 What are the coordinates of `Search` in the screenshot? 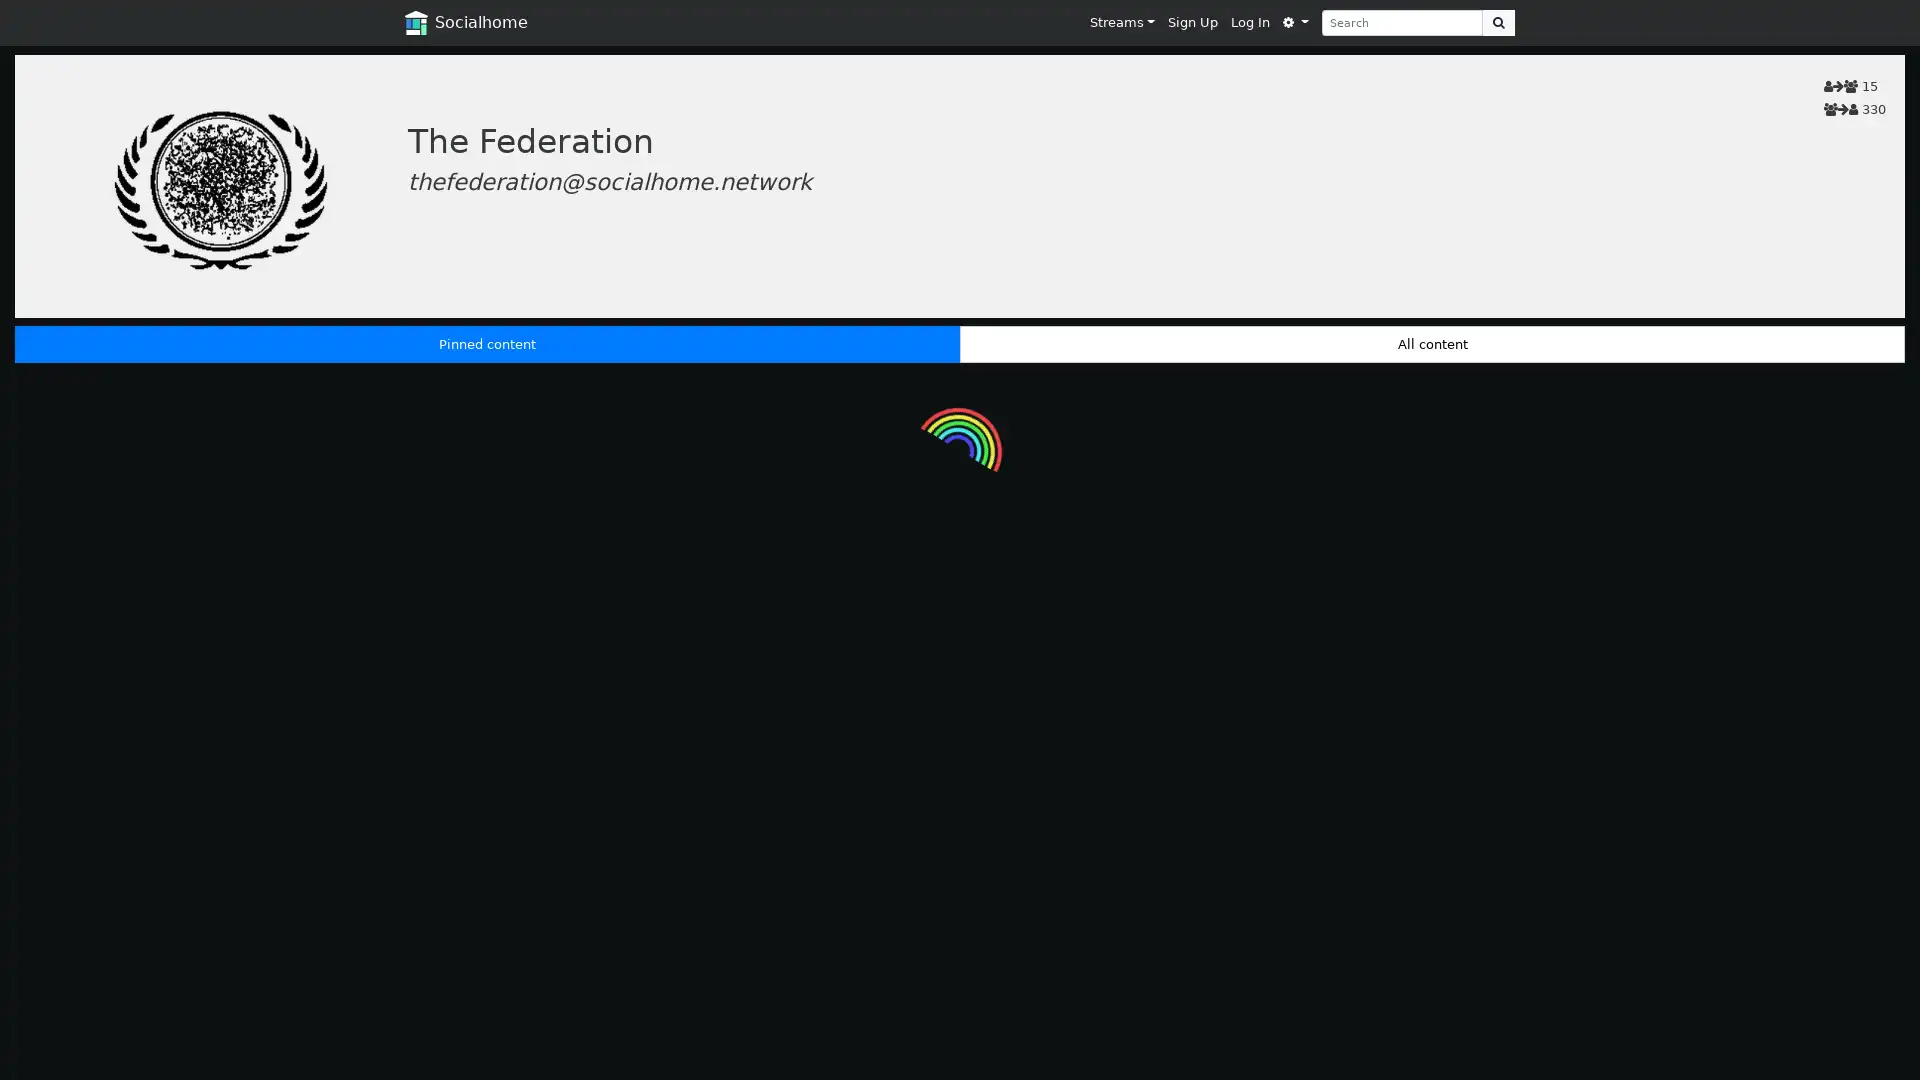 It's located at (1498, 22).